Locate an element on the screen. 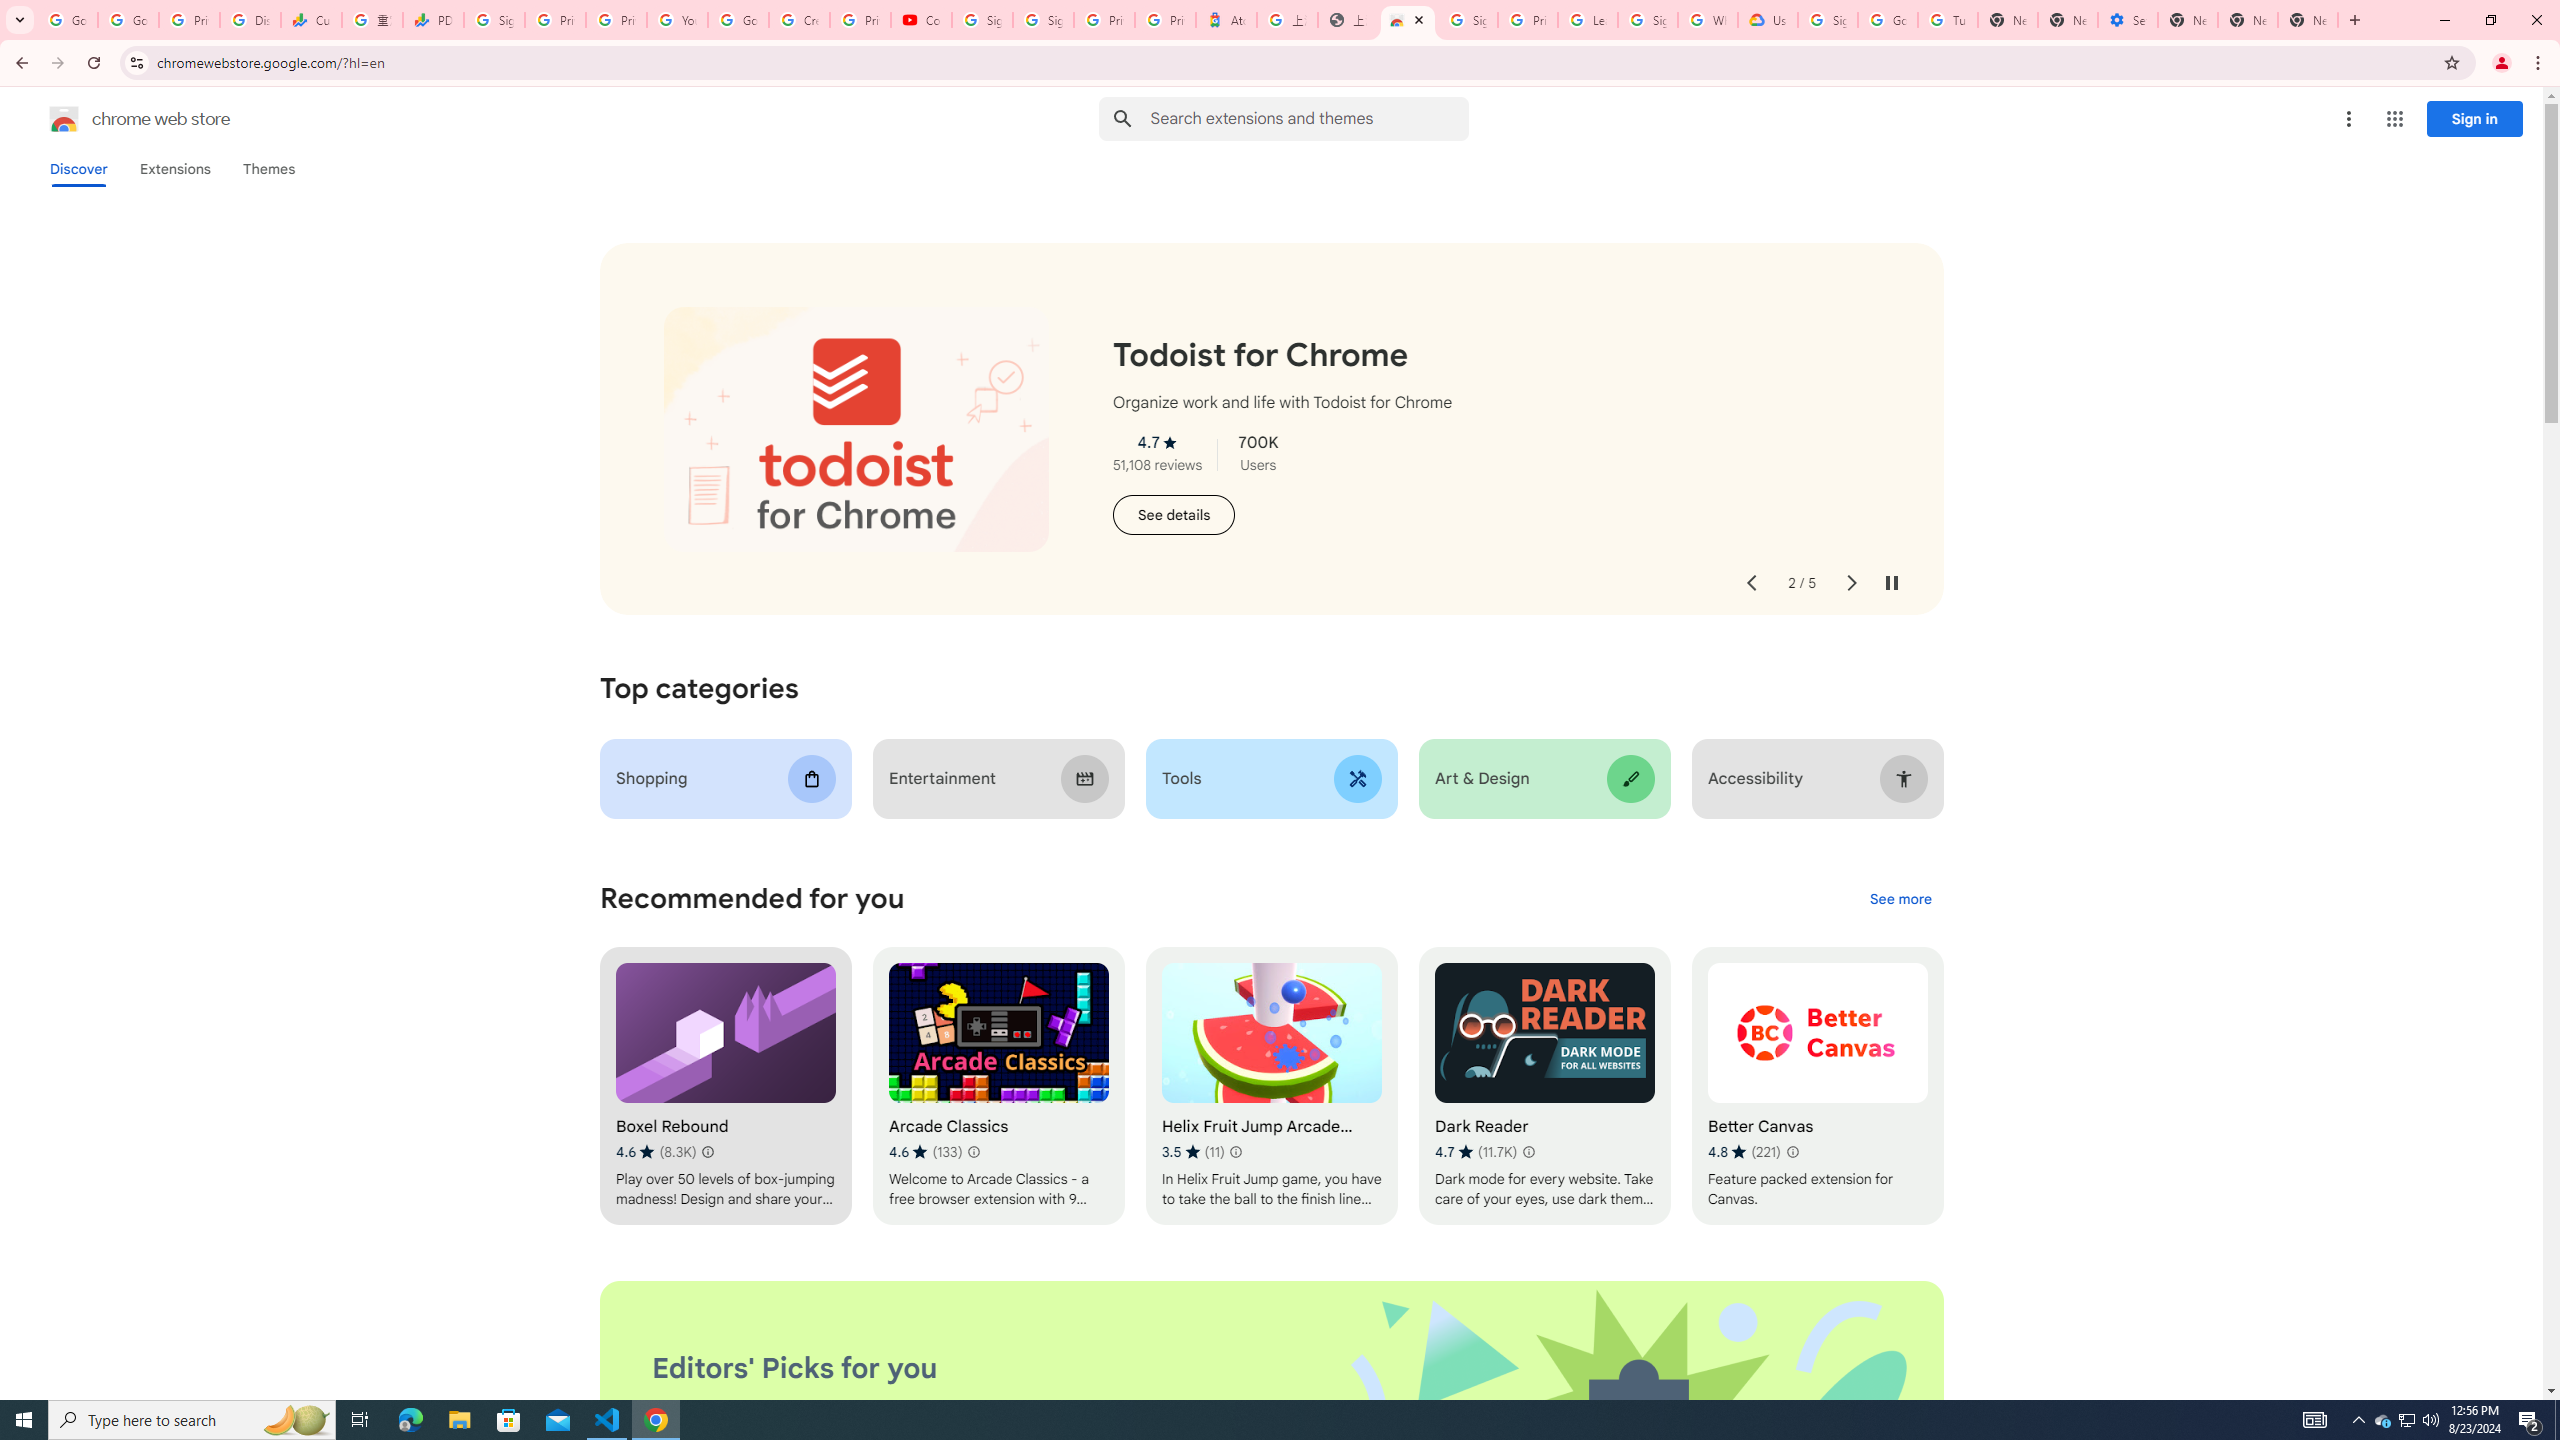 This screenshot has height=1440, width=2560. 'Better Canvas' is located at coordinates (1817, 1085).